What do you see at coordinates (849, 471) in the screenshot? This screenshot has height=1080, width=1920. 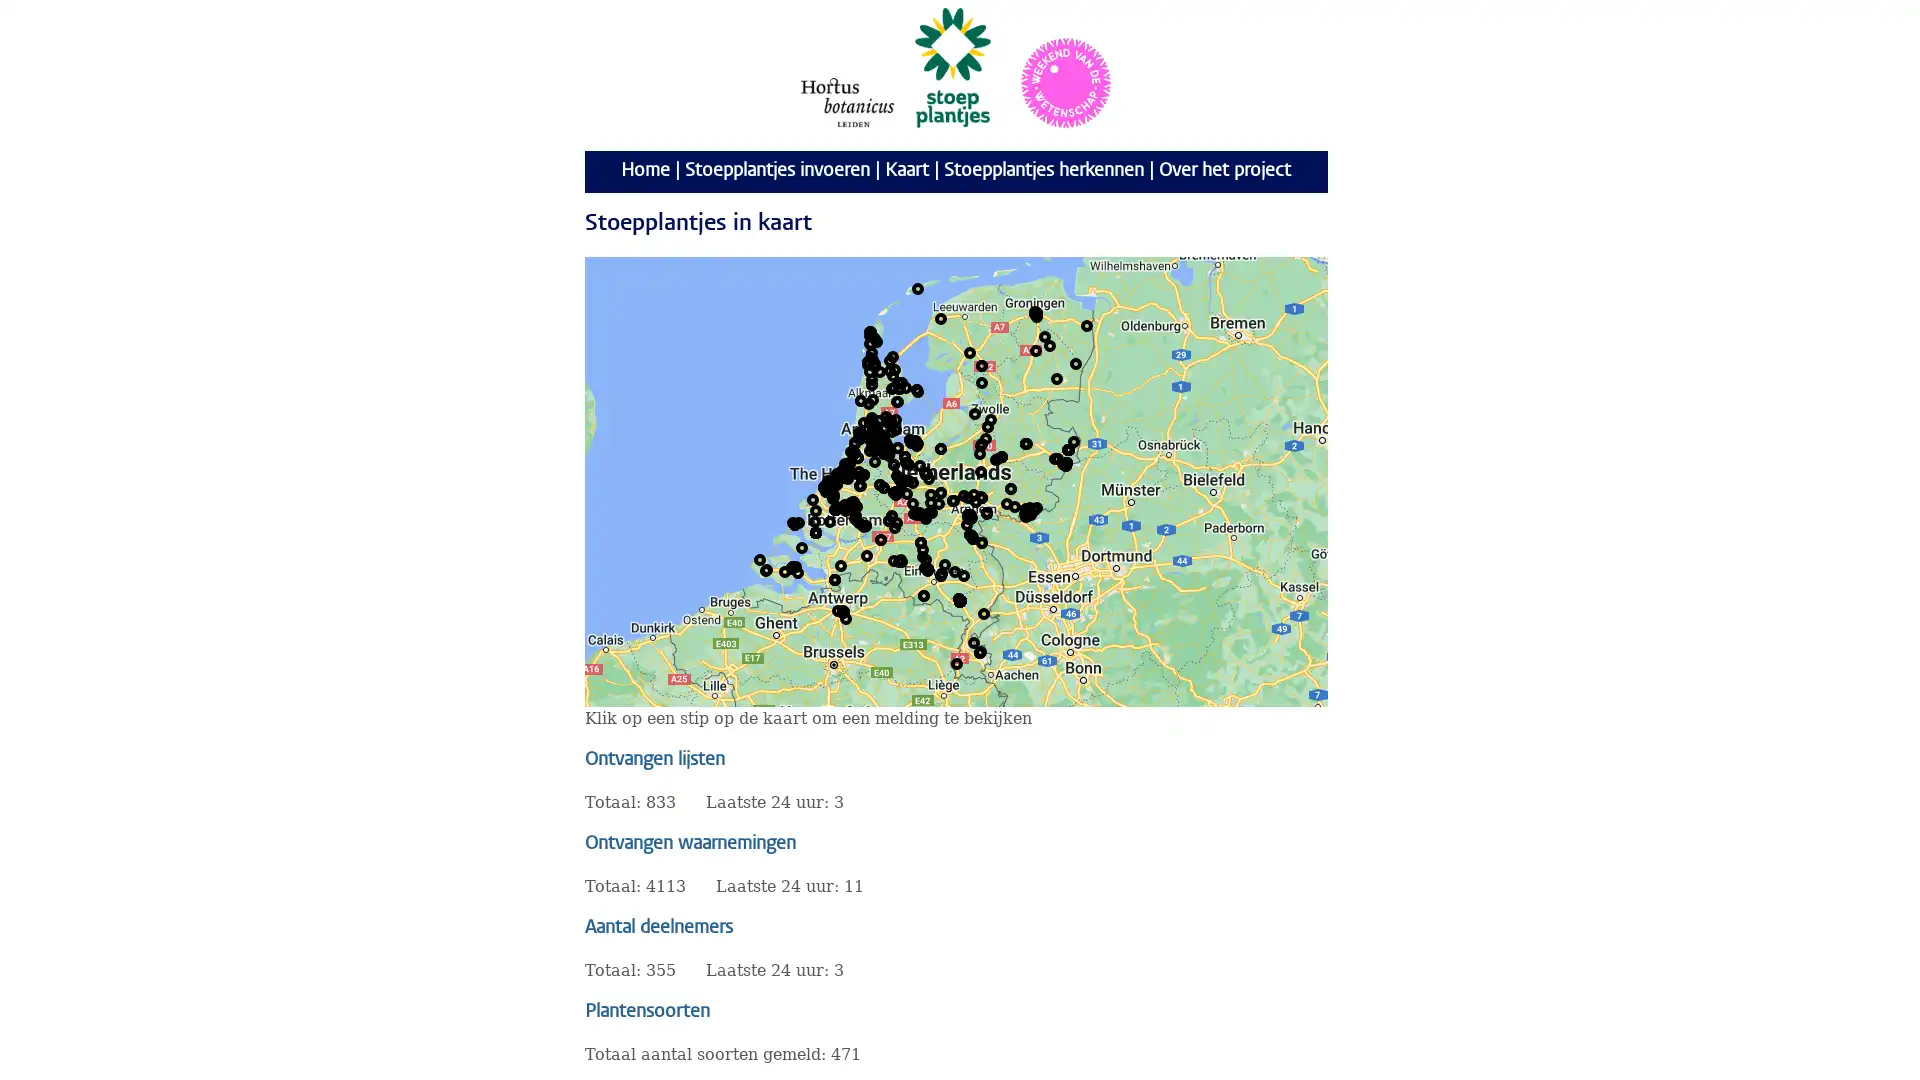 I see `Telling van Marleen op 07 oktober 2021` at bounding box center [849, 471].